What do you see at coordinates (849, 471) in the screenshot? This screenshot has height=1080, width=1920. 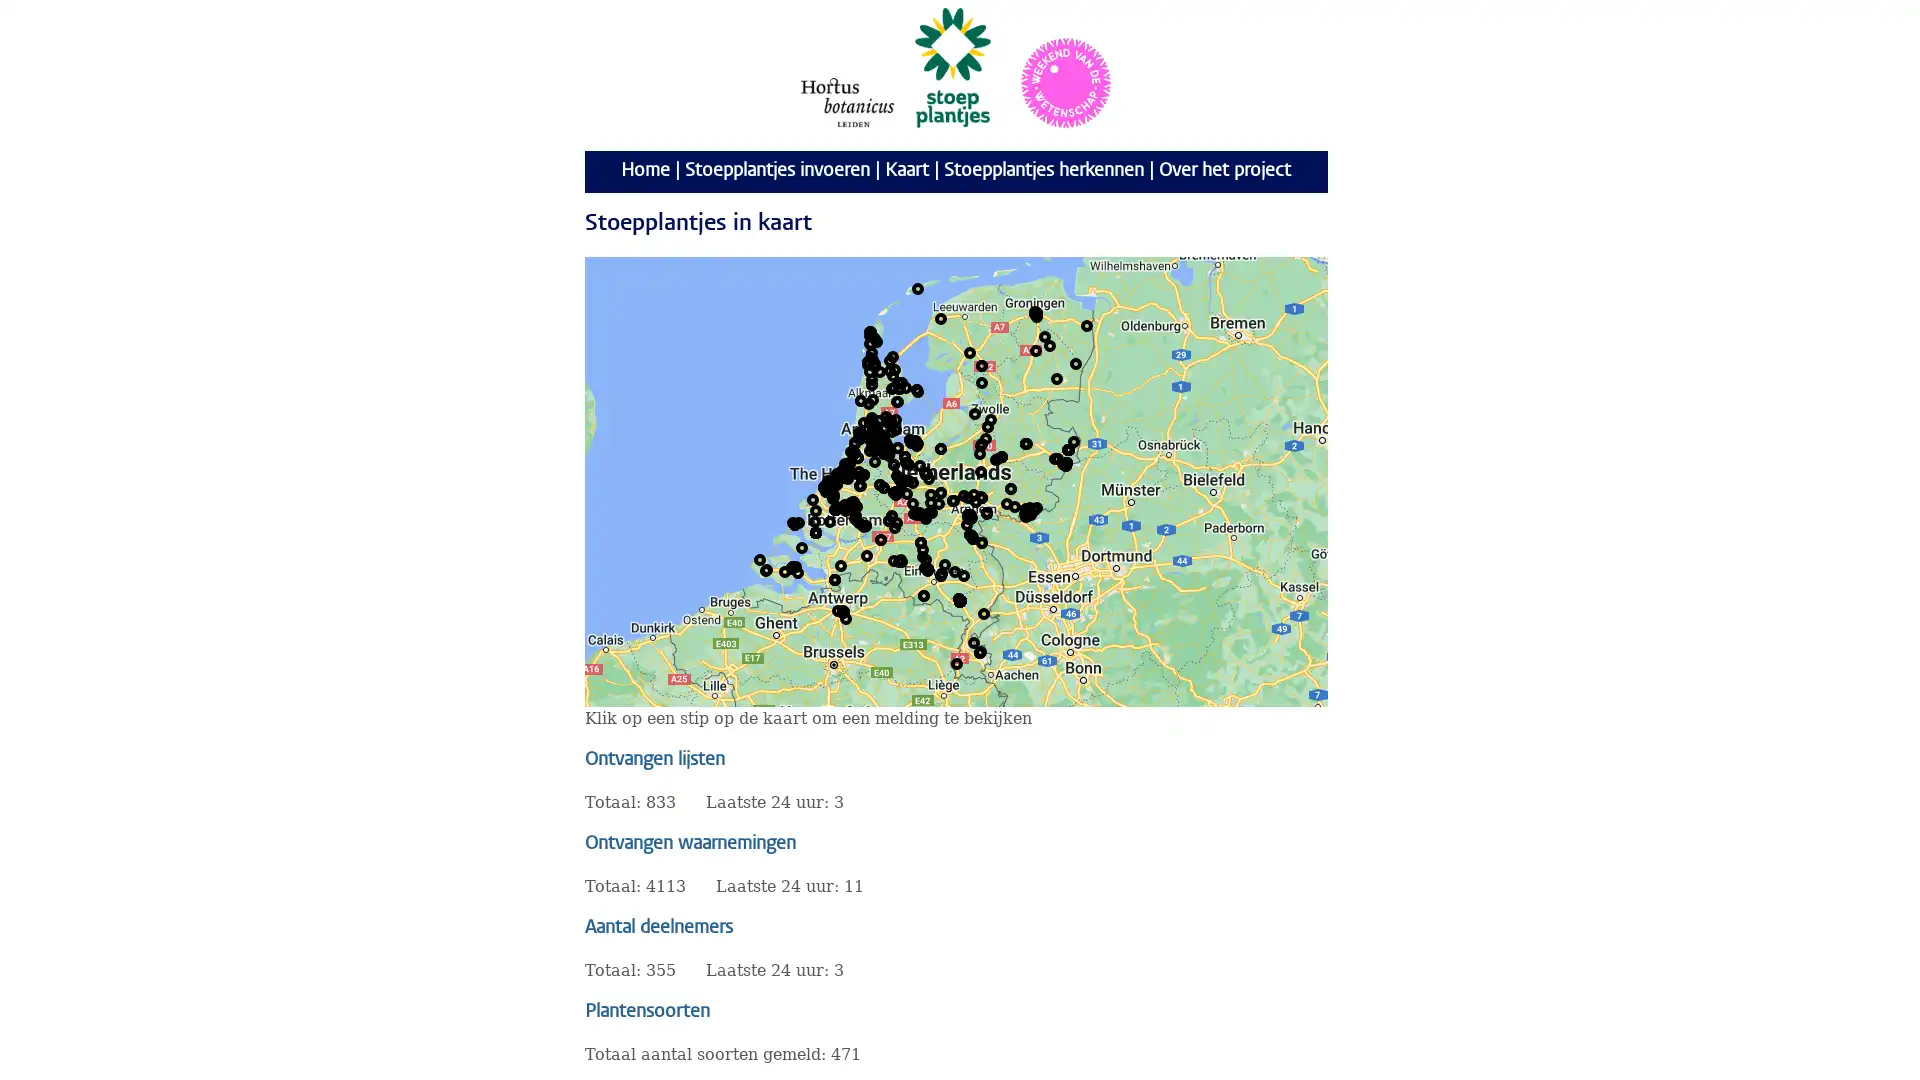 I see `Telling van Marleen op 07 oktober 2021` at bounding box center [849, 471].